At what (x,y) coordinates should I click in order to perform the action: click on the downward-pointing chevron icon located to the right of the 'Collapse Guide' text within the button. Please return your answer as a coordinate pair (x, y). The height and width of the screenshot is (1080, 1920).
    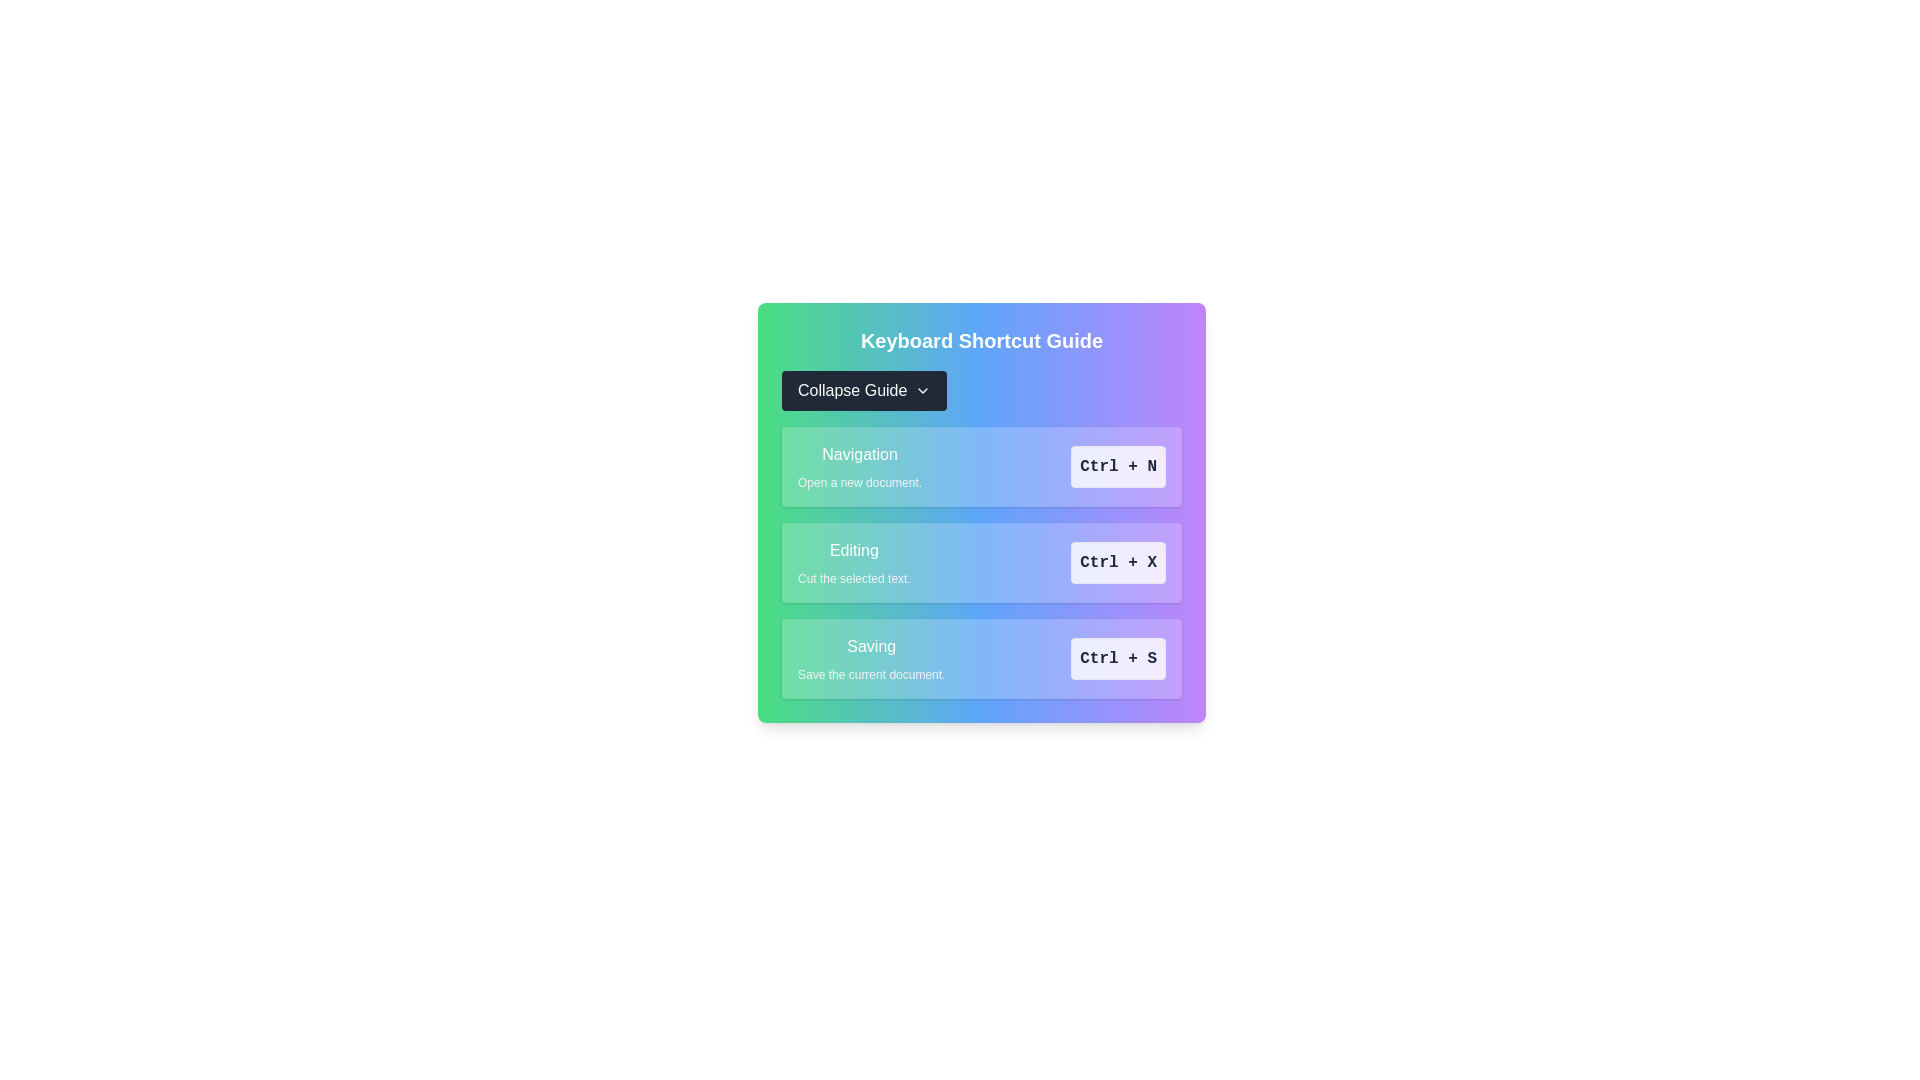
    Looking at the image, I should click on (922, 390).